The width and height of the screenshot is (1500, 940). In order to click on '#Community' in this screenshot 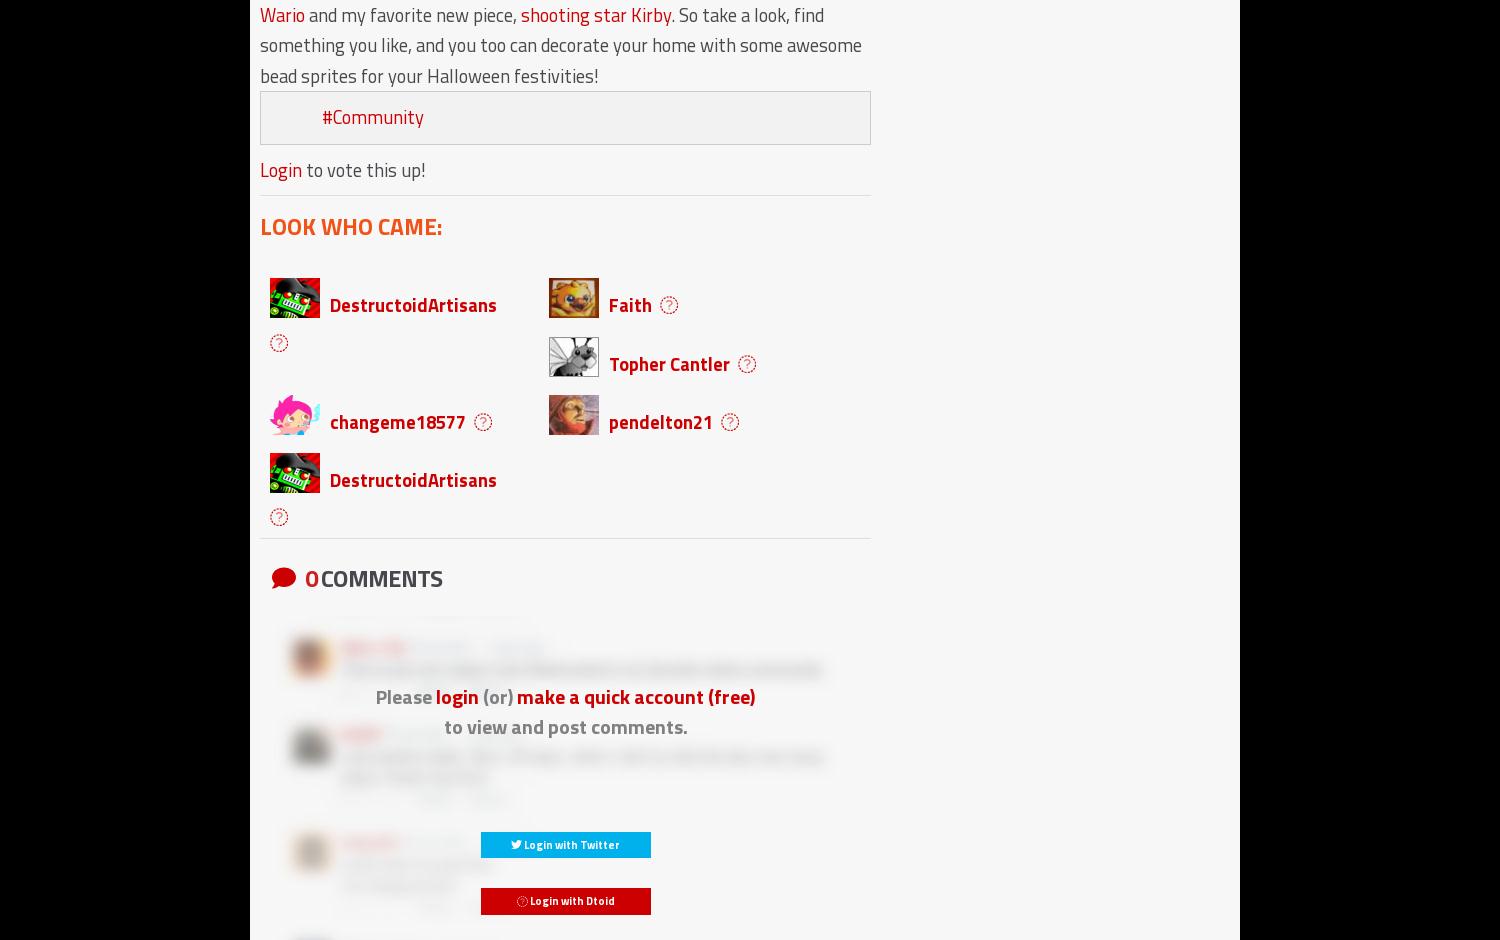, I will do `click(372, 117)`.